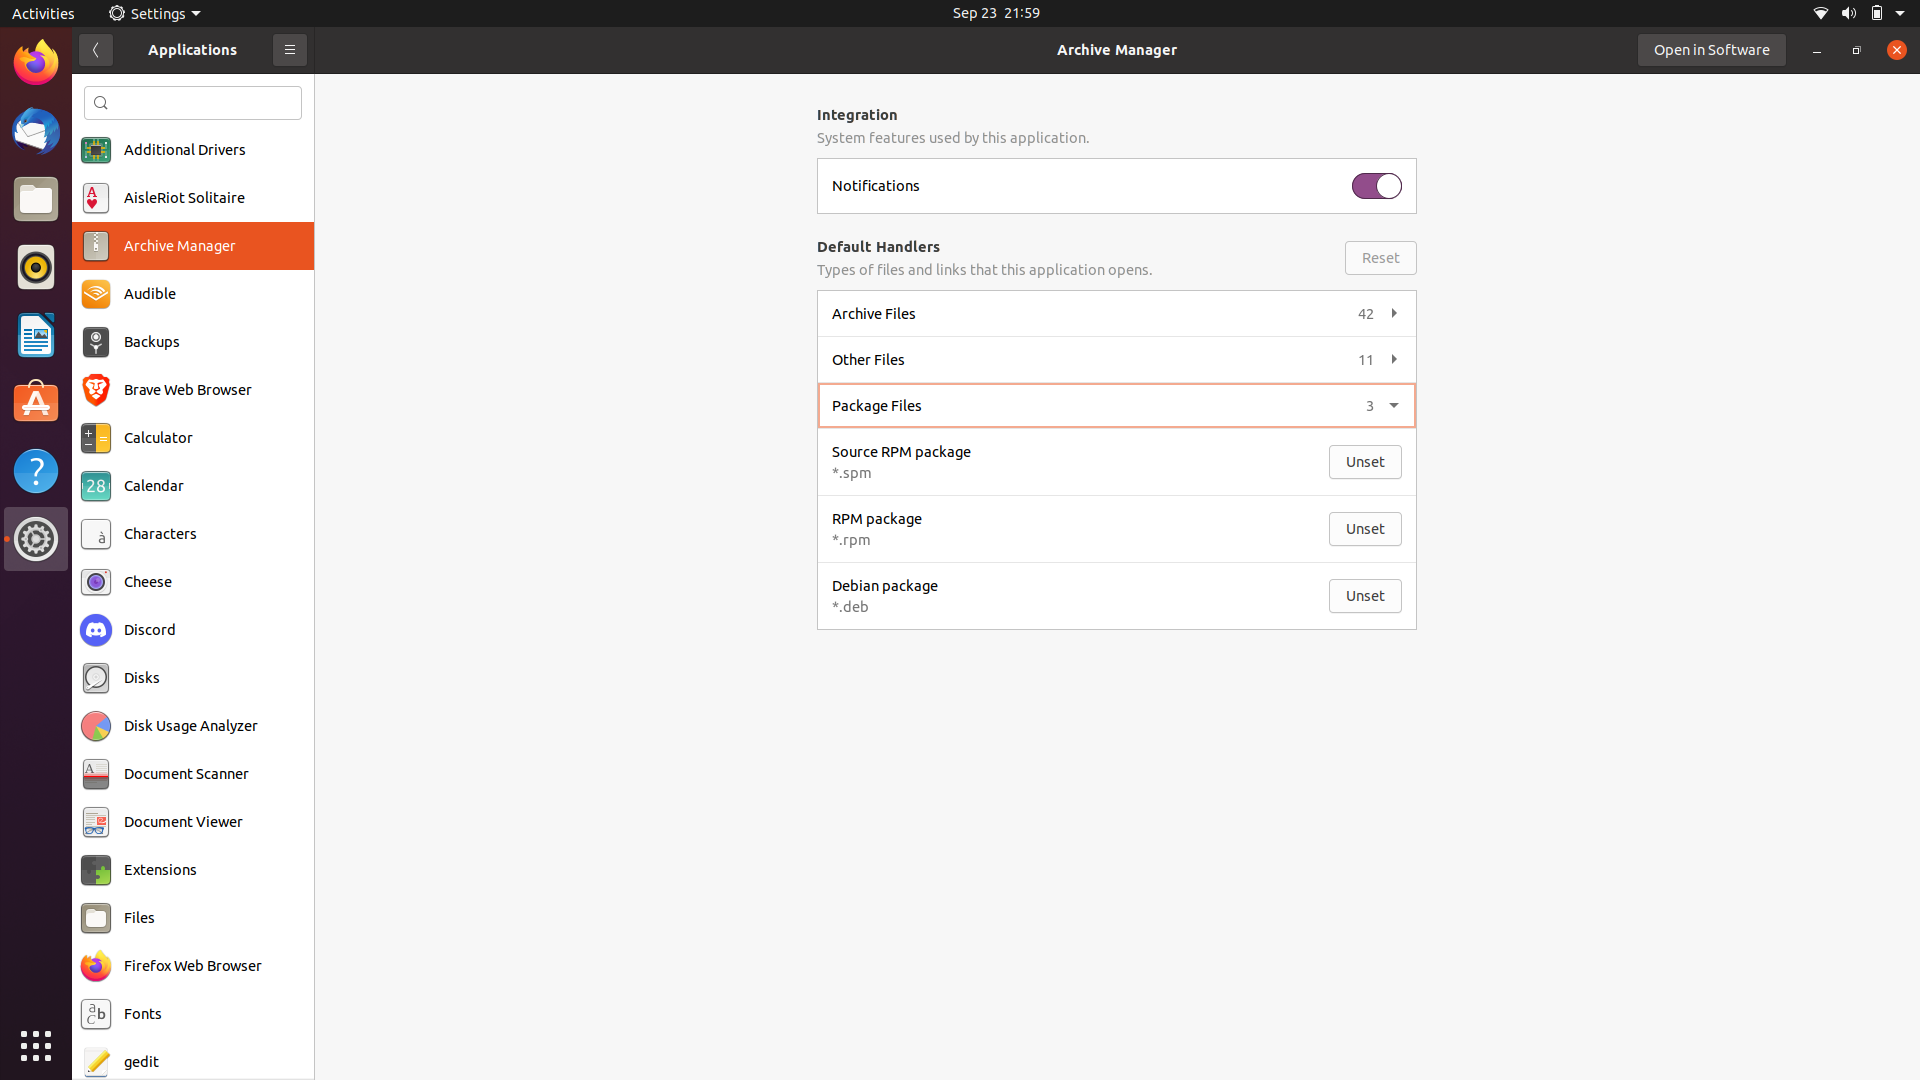  What do you see at coordinates (1366, 462) in the screenshot?
I see `opening of unset source rpm package` at bounding box center [1366, 462].